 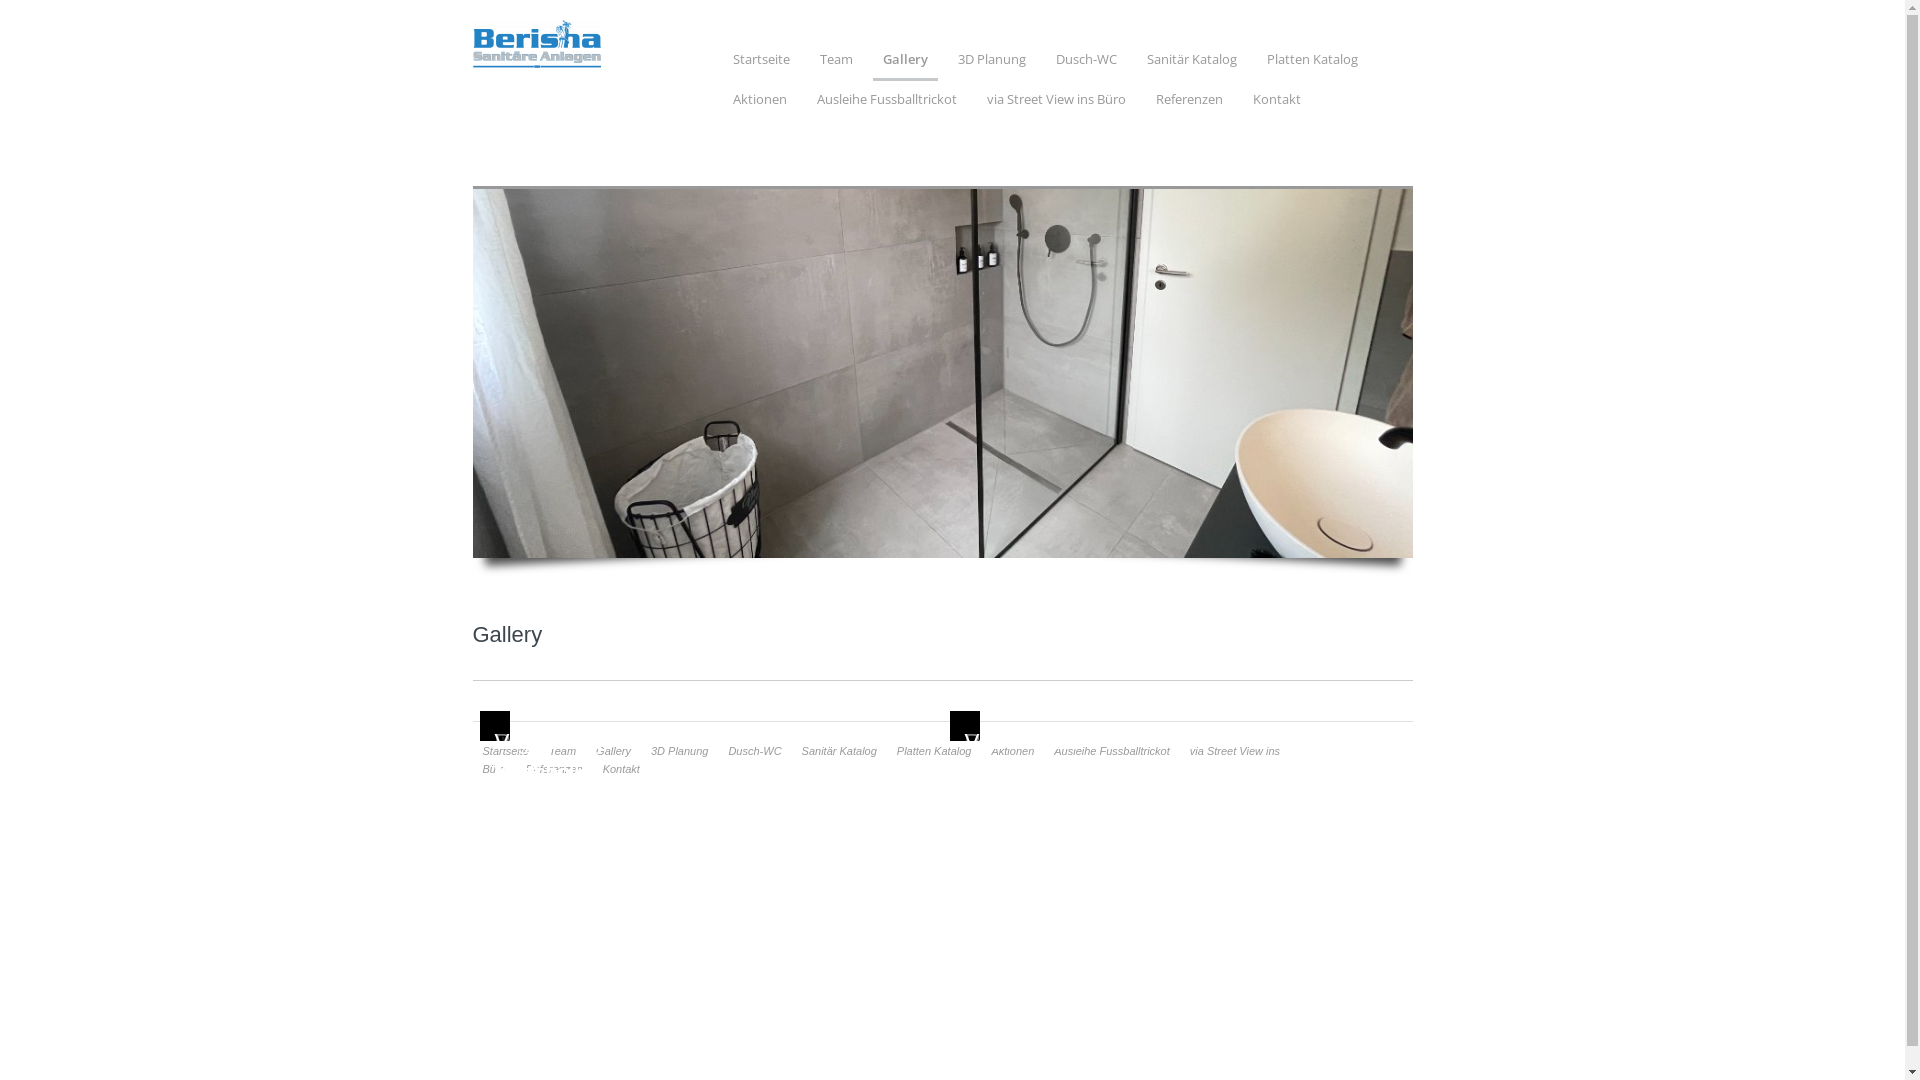 I want to click on 'Kontakt', so click(x=620, y=767).